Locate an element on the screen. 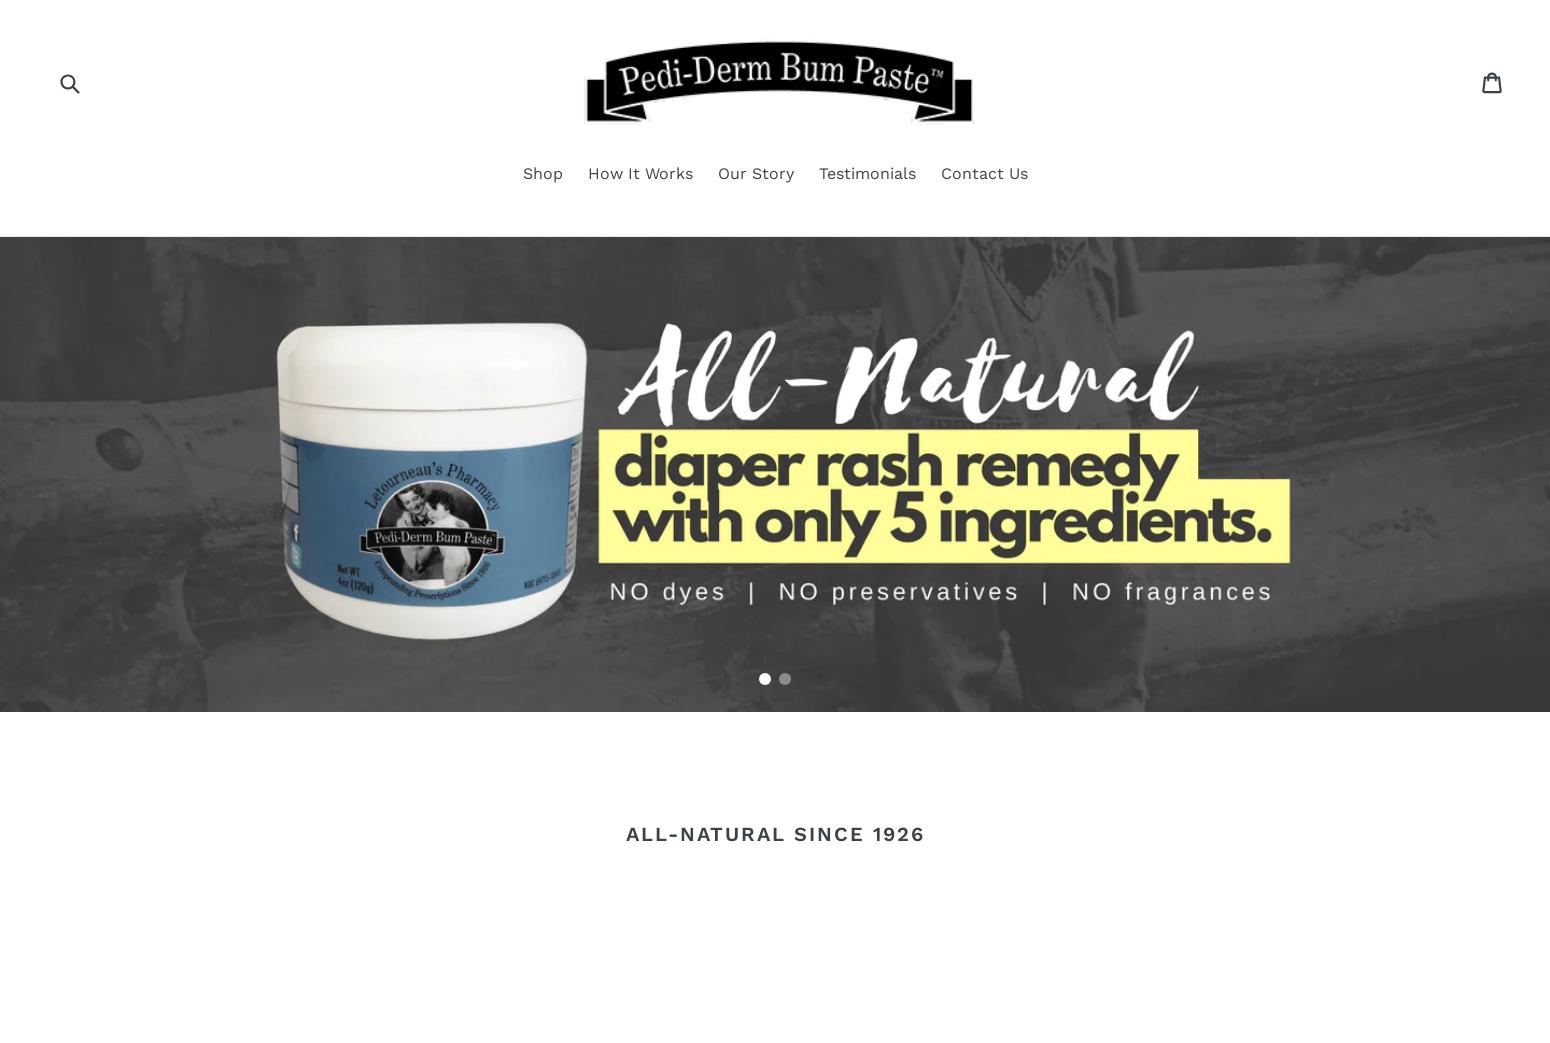 Image resolution: width=1550 pixels, height=1043 pixels. 'How It Works' is located at coordinates (638, 171).